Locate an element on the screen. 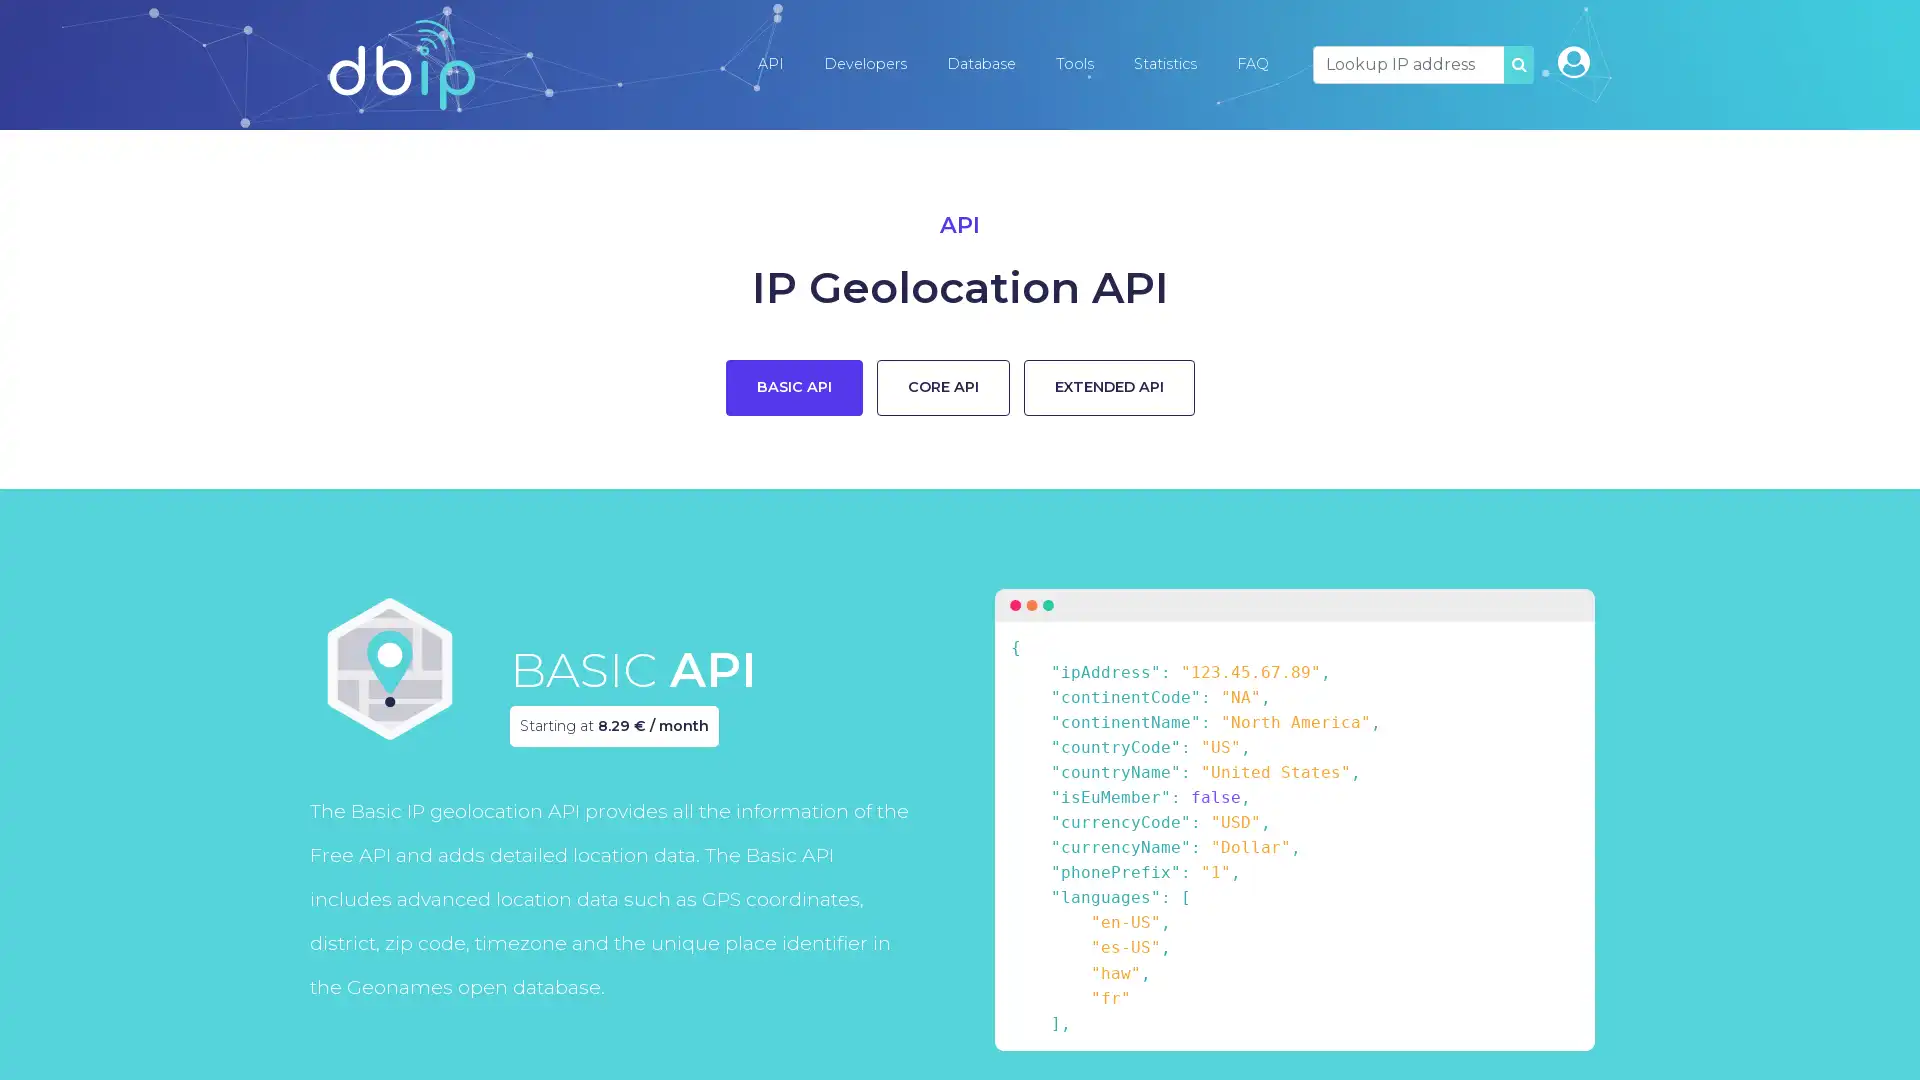  SEARCH is located at coordinates (1518, 63).